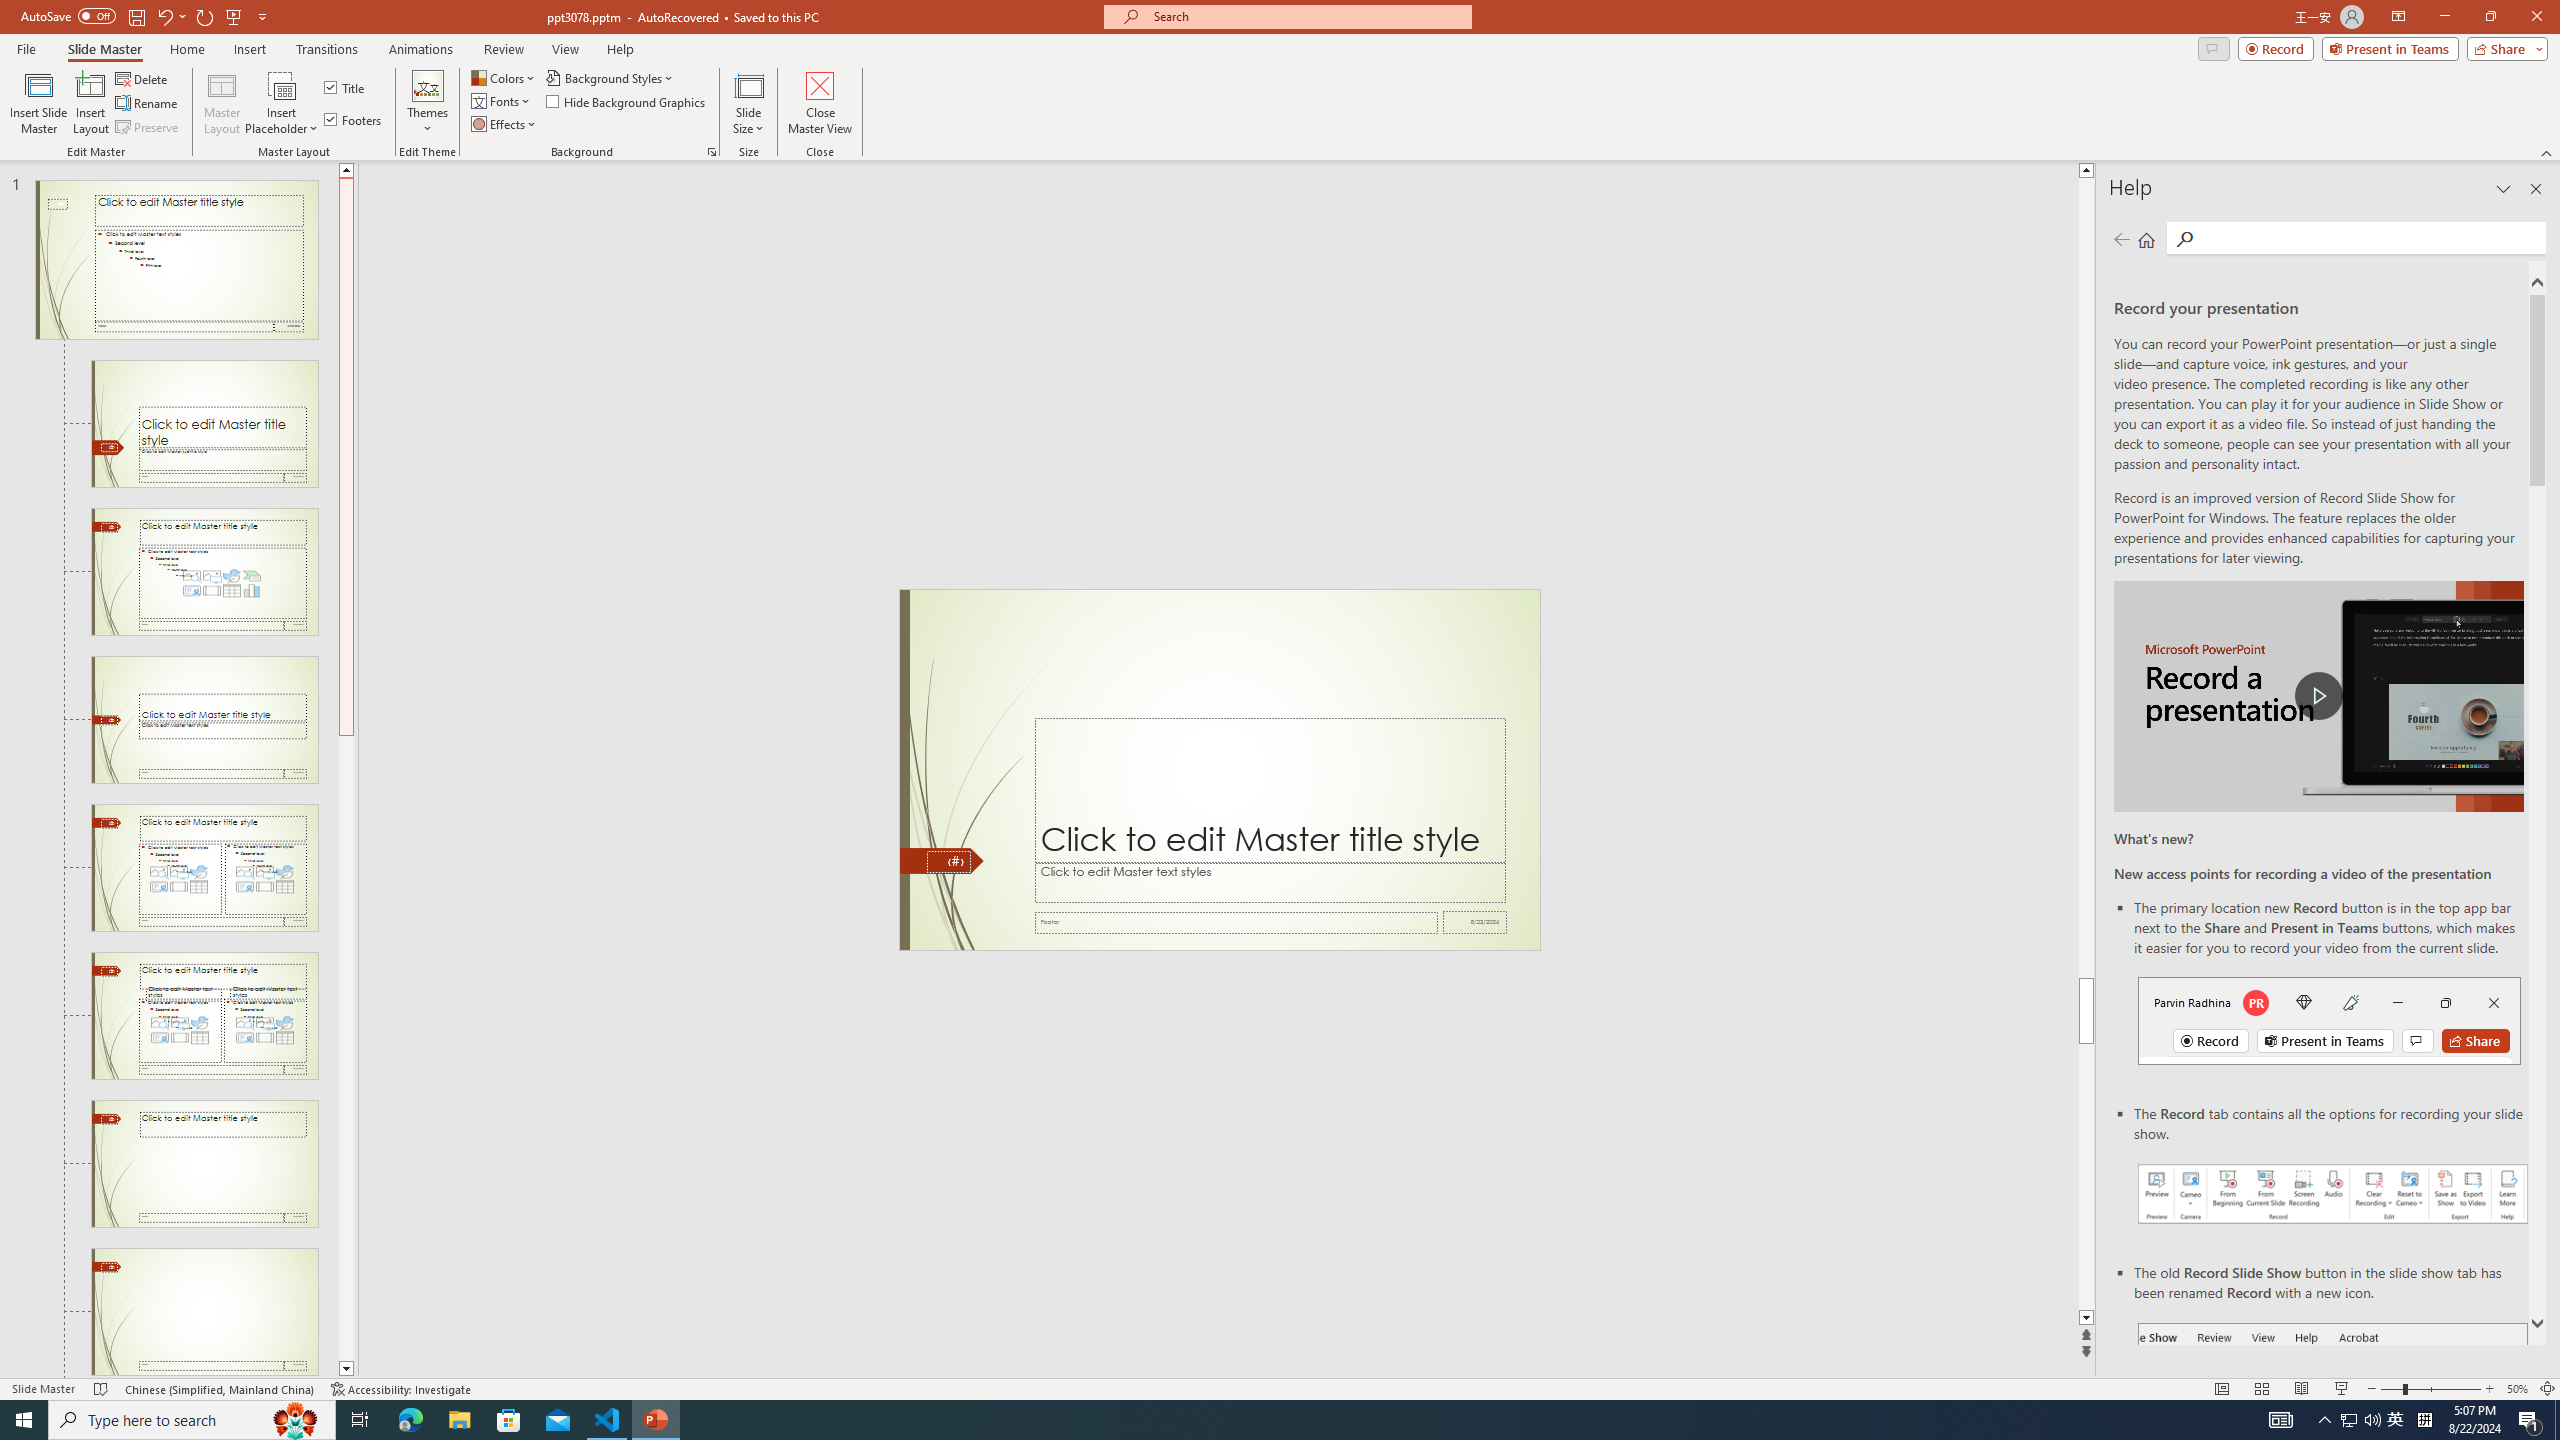  I want to click on 'Close pane', so click(2535, 188).